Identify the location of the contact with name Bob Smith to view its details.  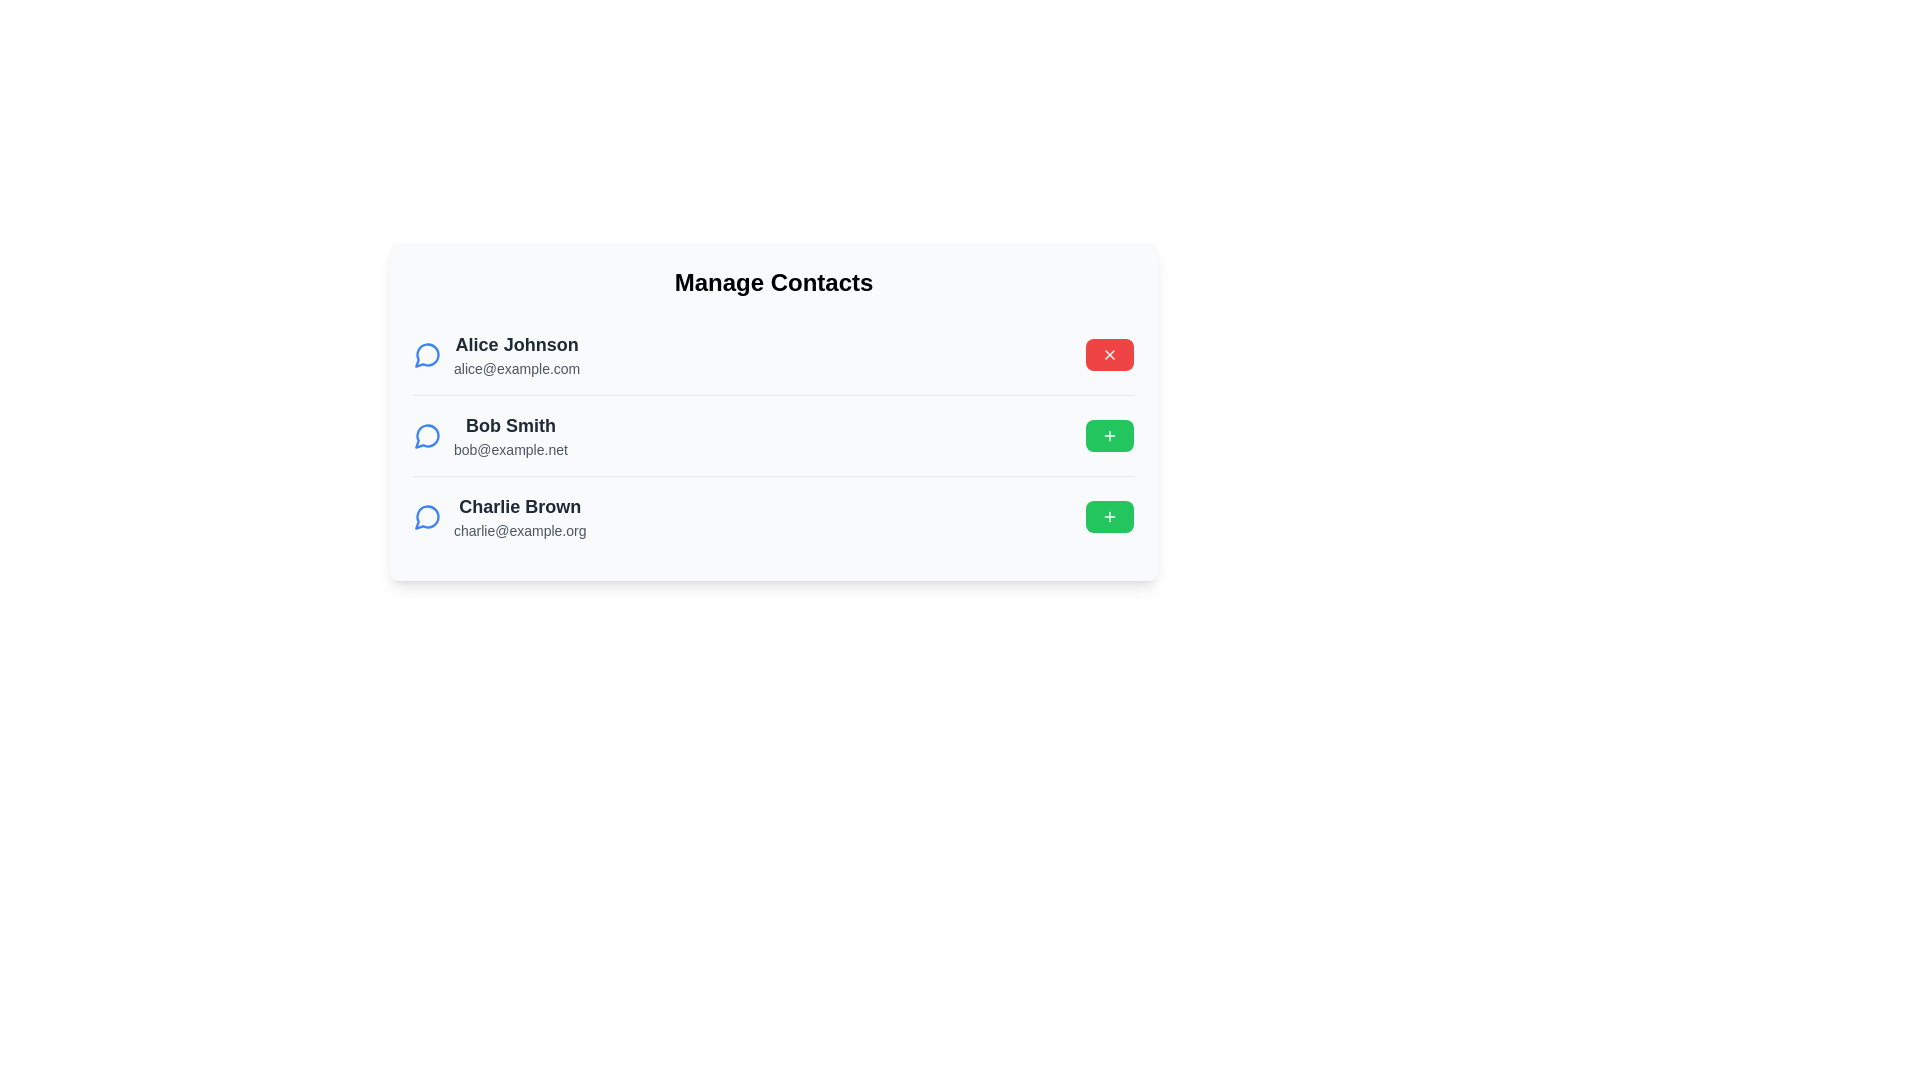
(490, 434).